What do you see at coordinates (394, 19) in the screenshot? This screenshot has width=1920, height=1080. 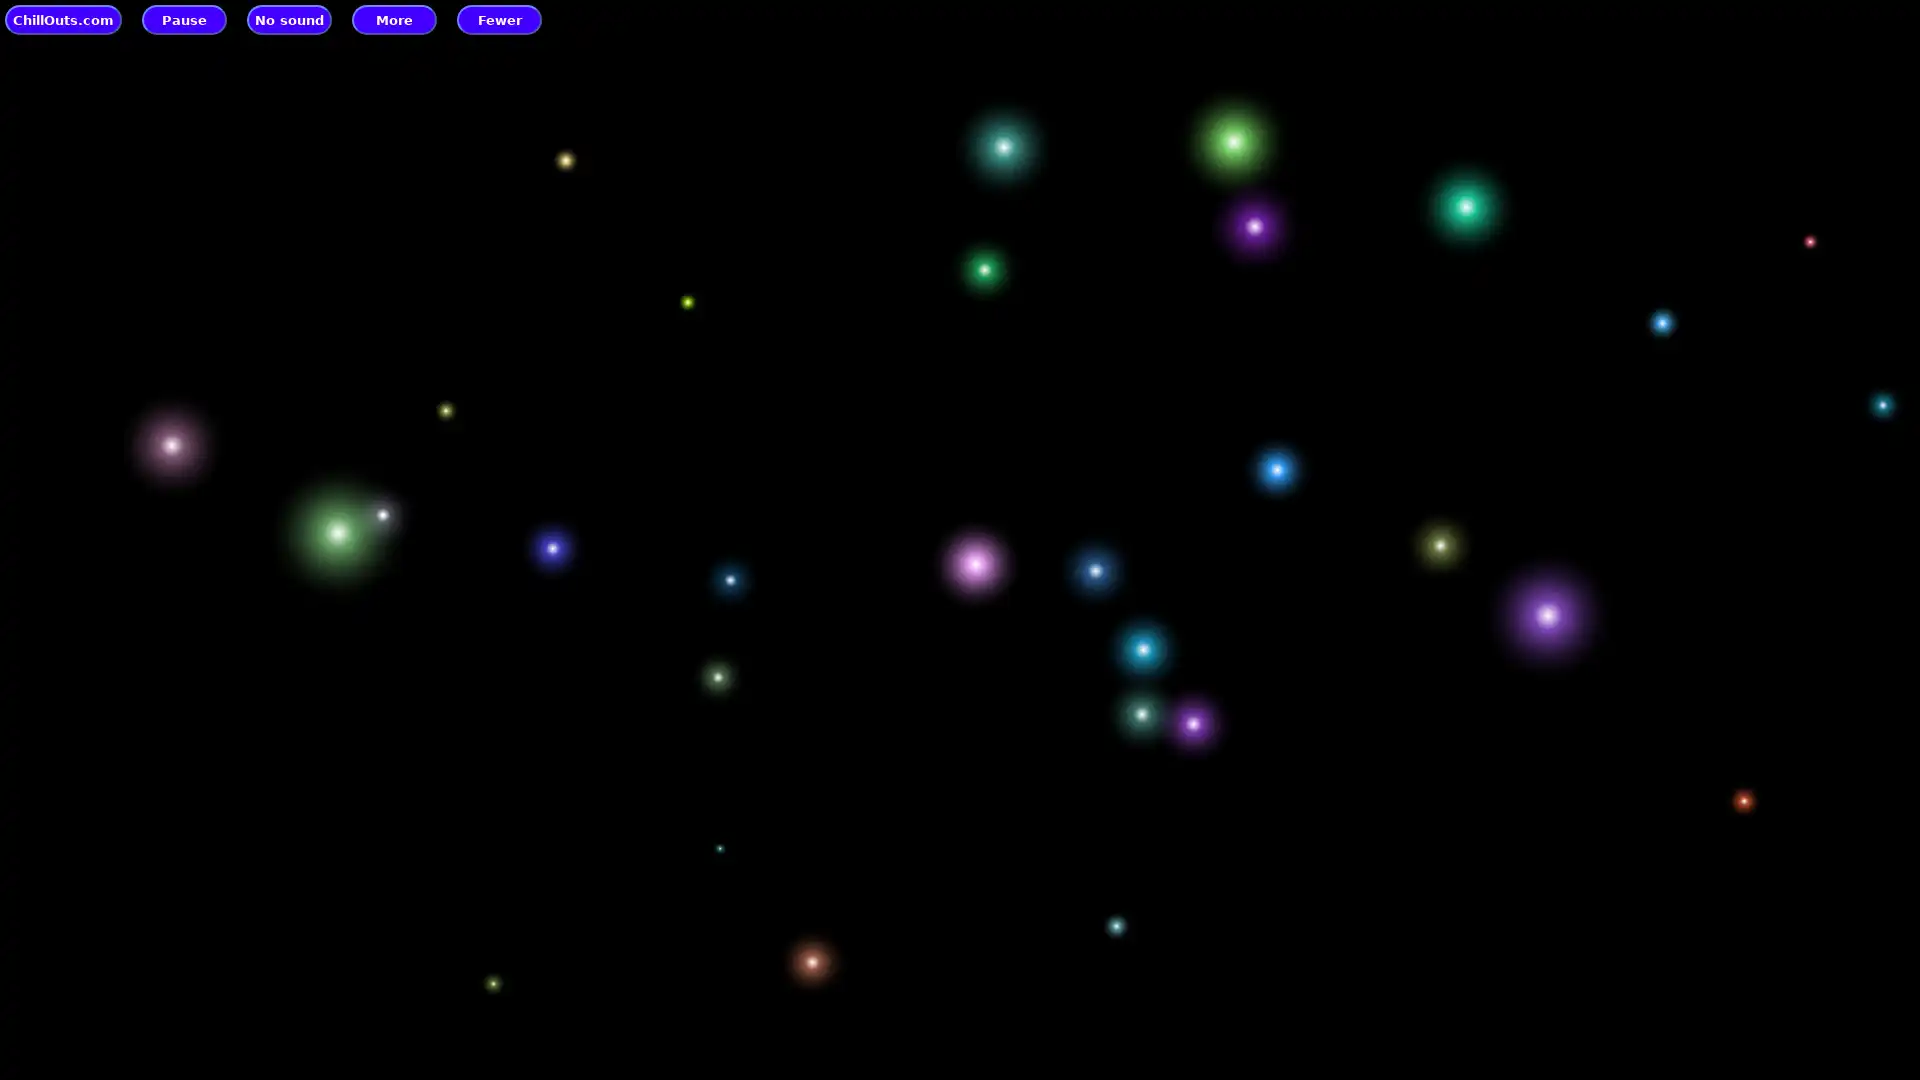 I see `More` at bounding box center [394, 19].